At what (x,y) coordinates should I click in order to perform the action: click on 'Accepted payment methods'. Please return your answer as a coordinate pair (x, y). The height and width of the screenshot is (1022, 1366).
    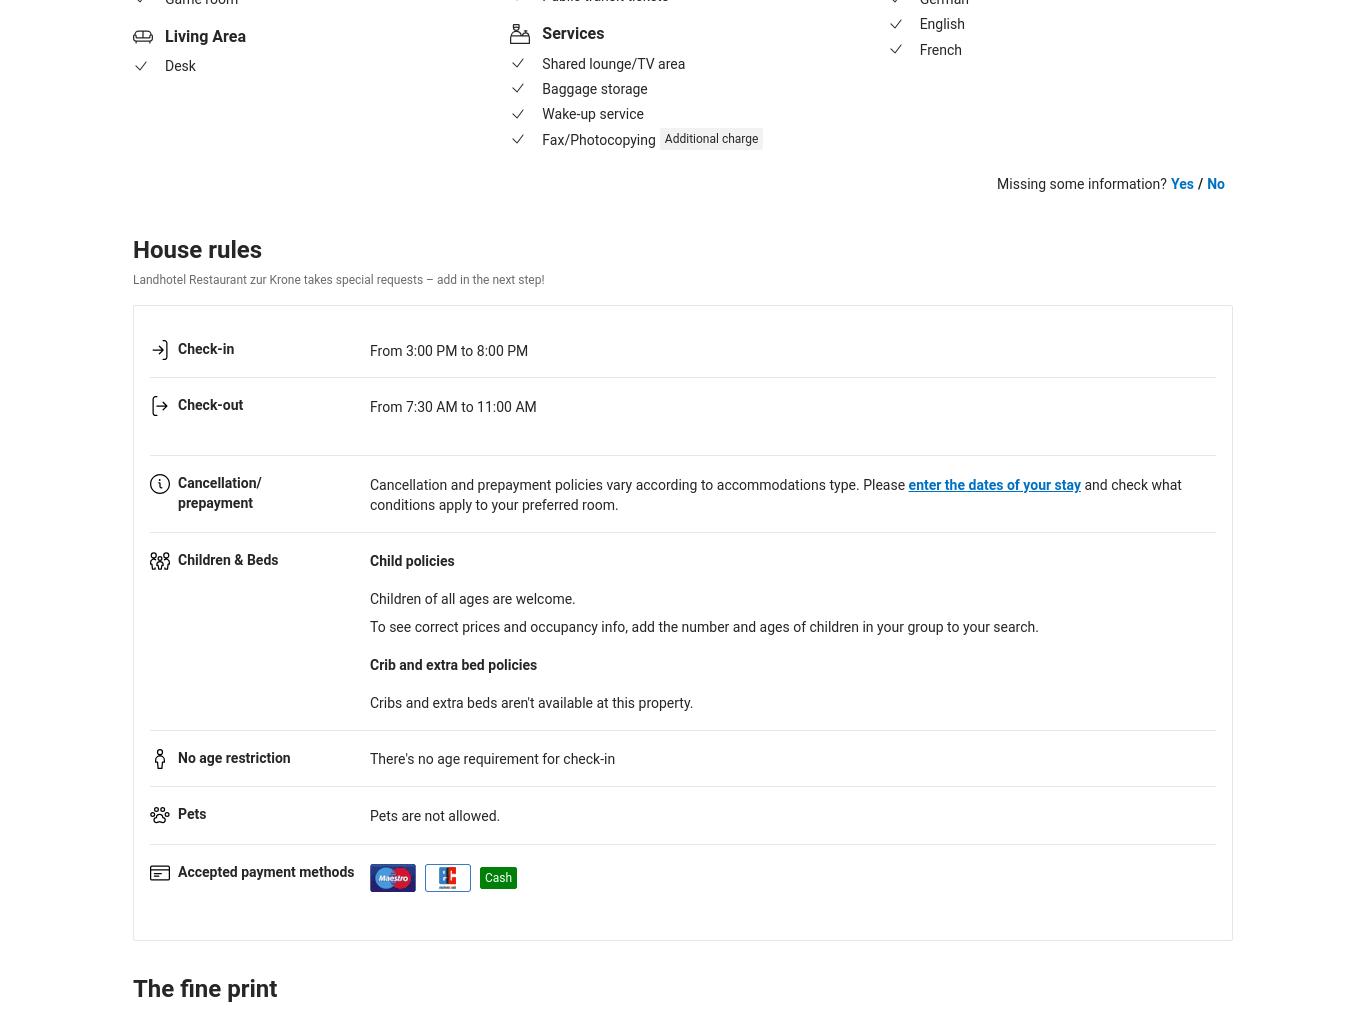
    Looking at the image, I should click on (265, 871).